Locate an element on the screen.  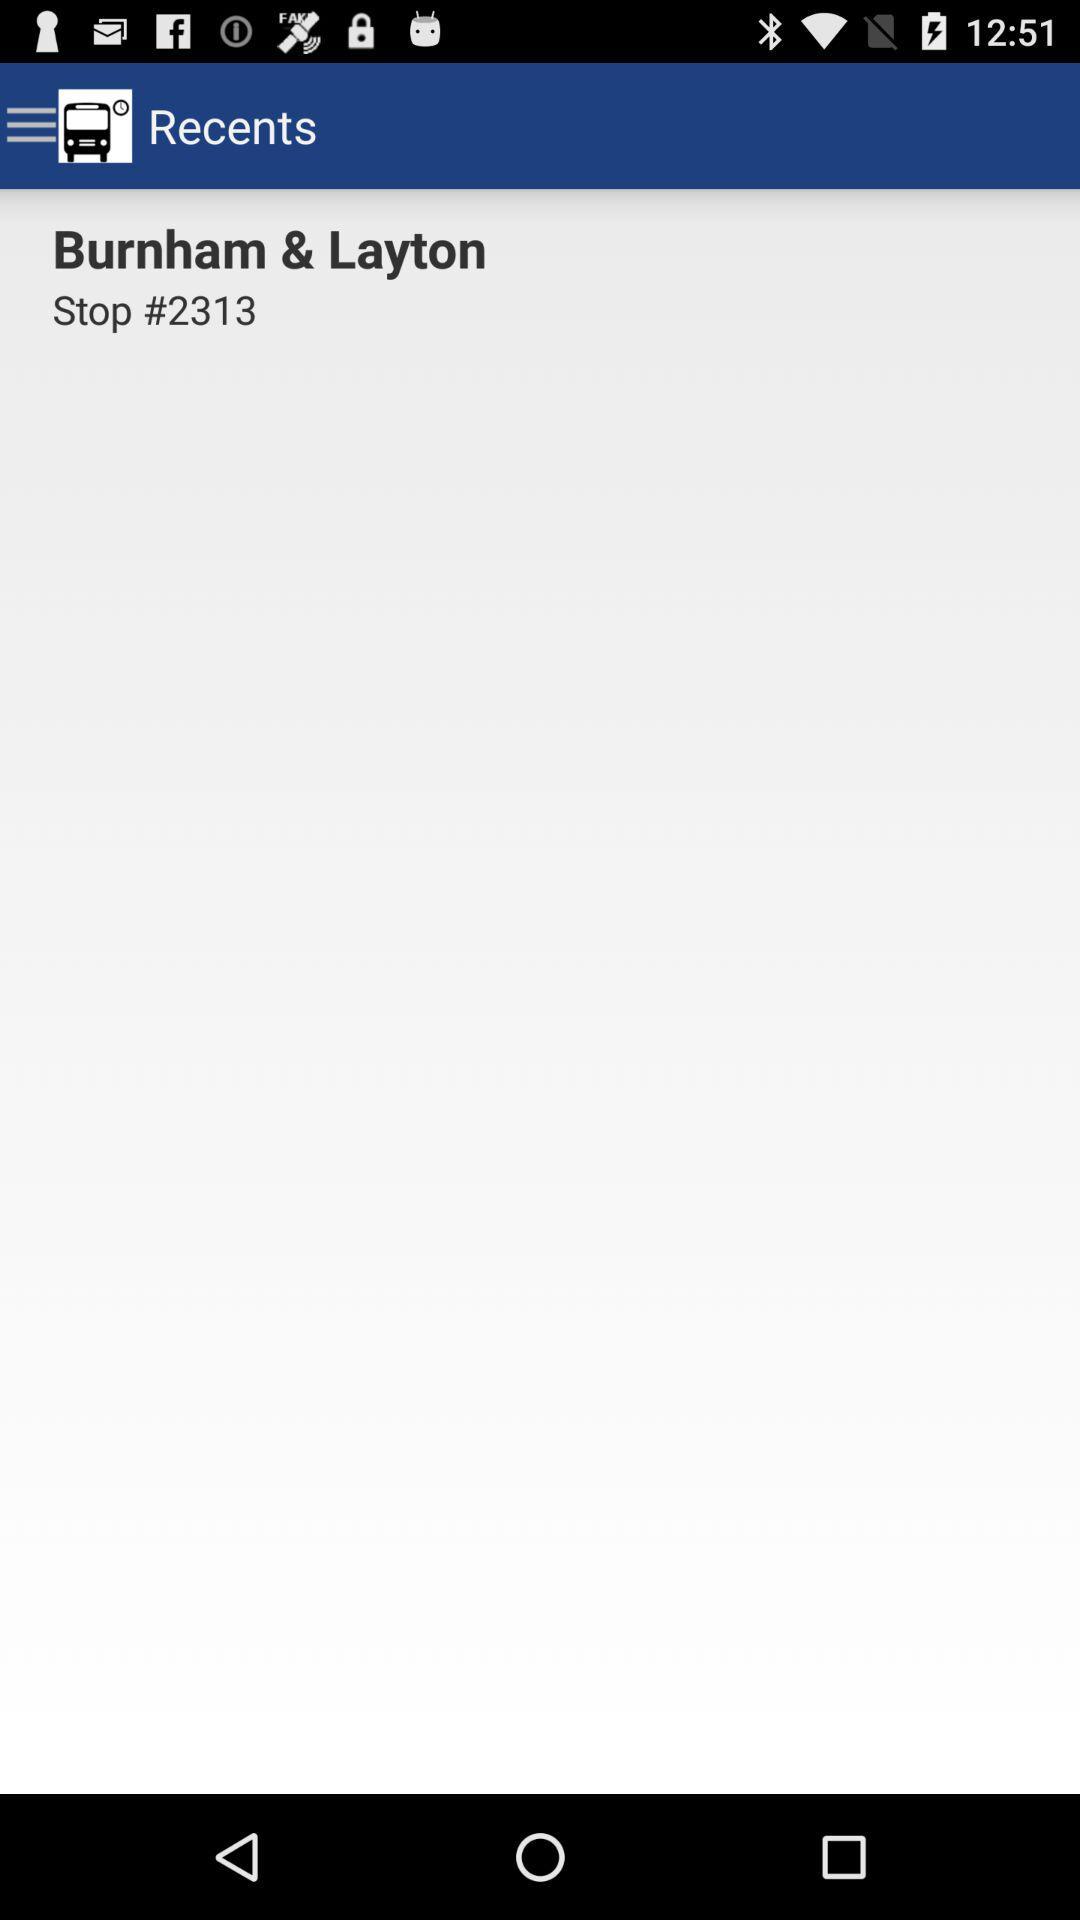
the stop #2313 icon is located at coordinates (153, 321).